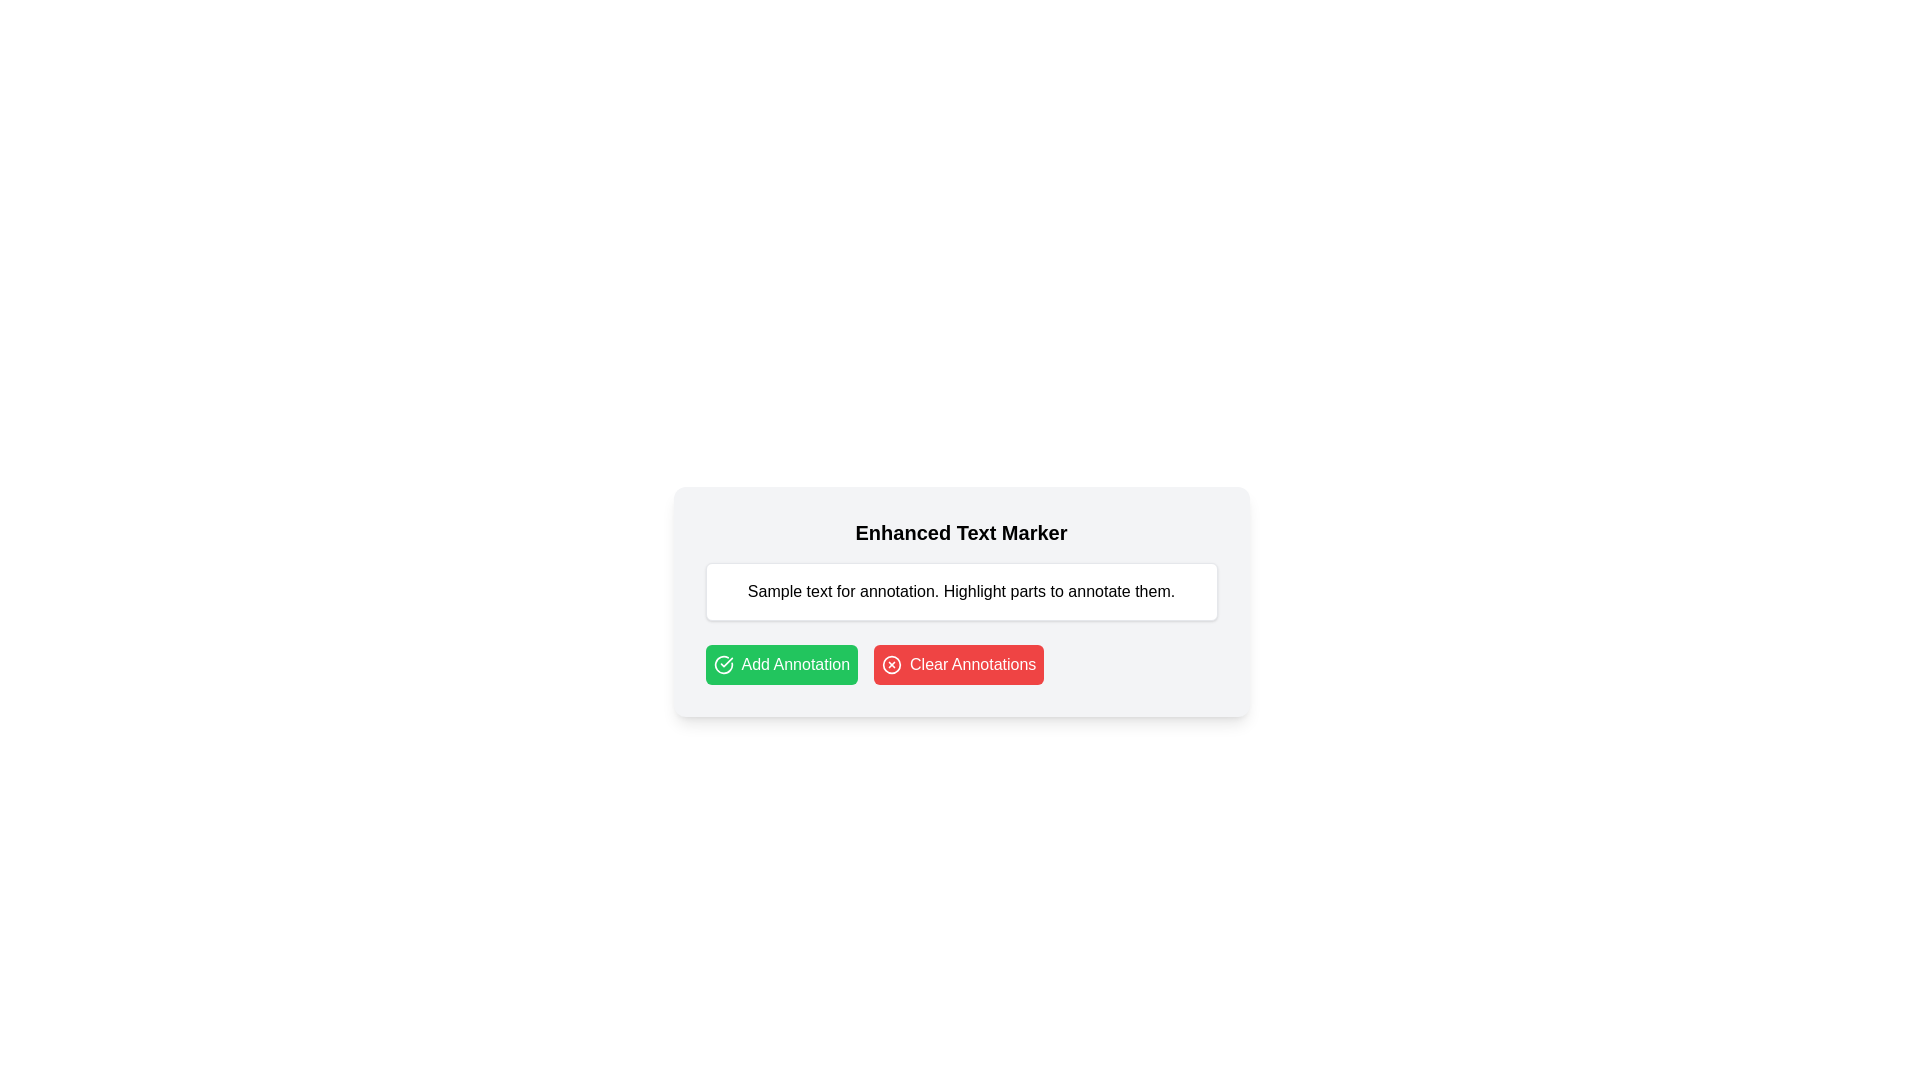  What do you see at coordinates (823, 590) in the screenshot?
I see `the static text element that displays 'Sample text for annotation. Highlight parts to annotate them.' specifically at the tenth character position` at bounding box center [823, 590].